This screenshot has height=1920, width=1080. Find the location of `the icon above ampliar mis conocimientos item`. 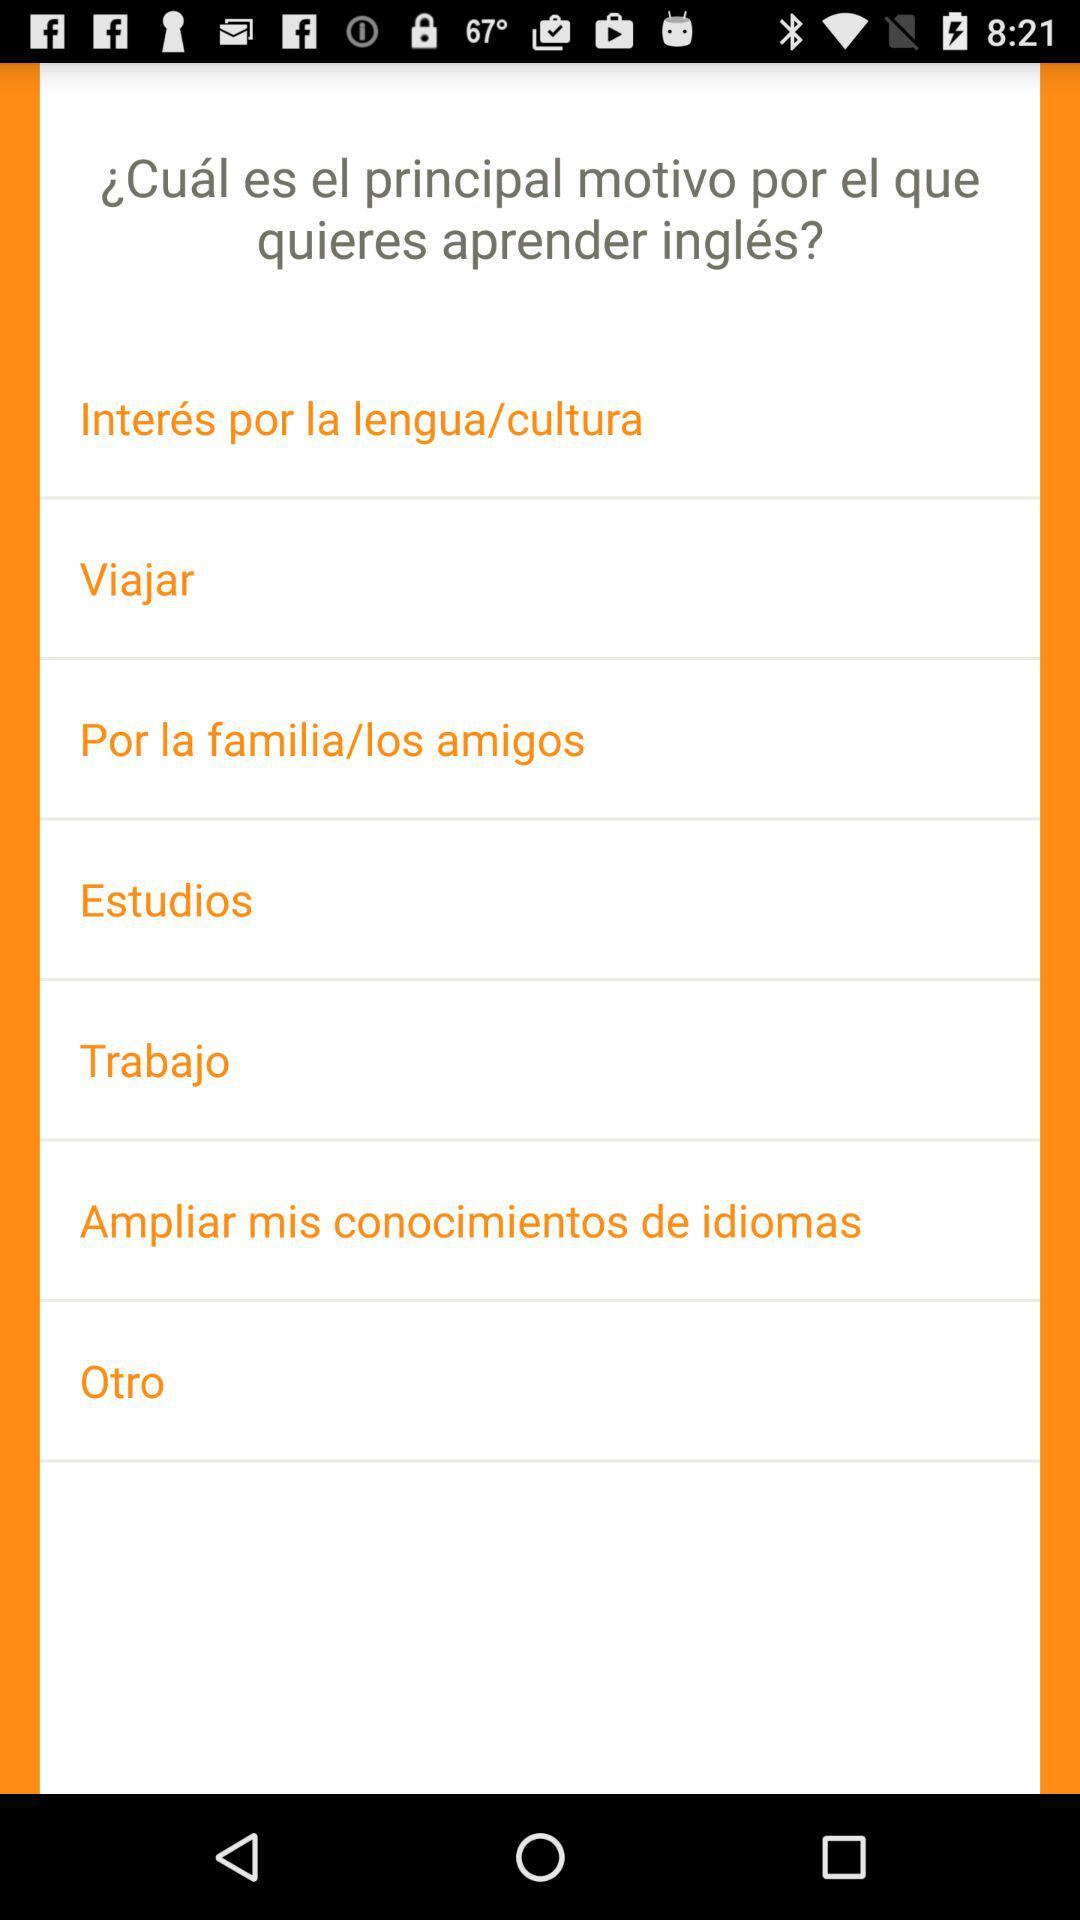

the icon above ampliar mis conocimientos item is located at coordinates (540, 1058).